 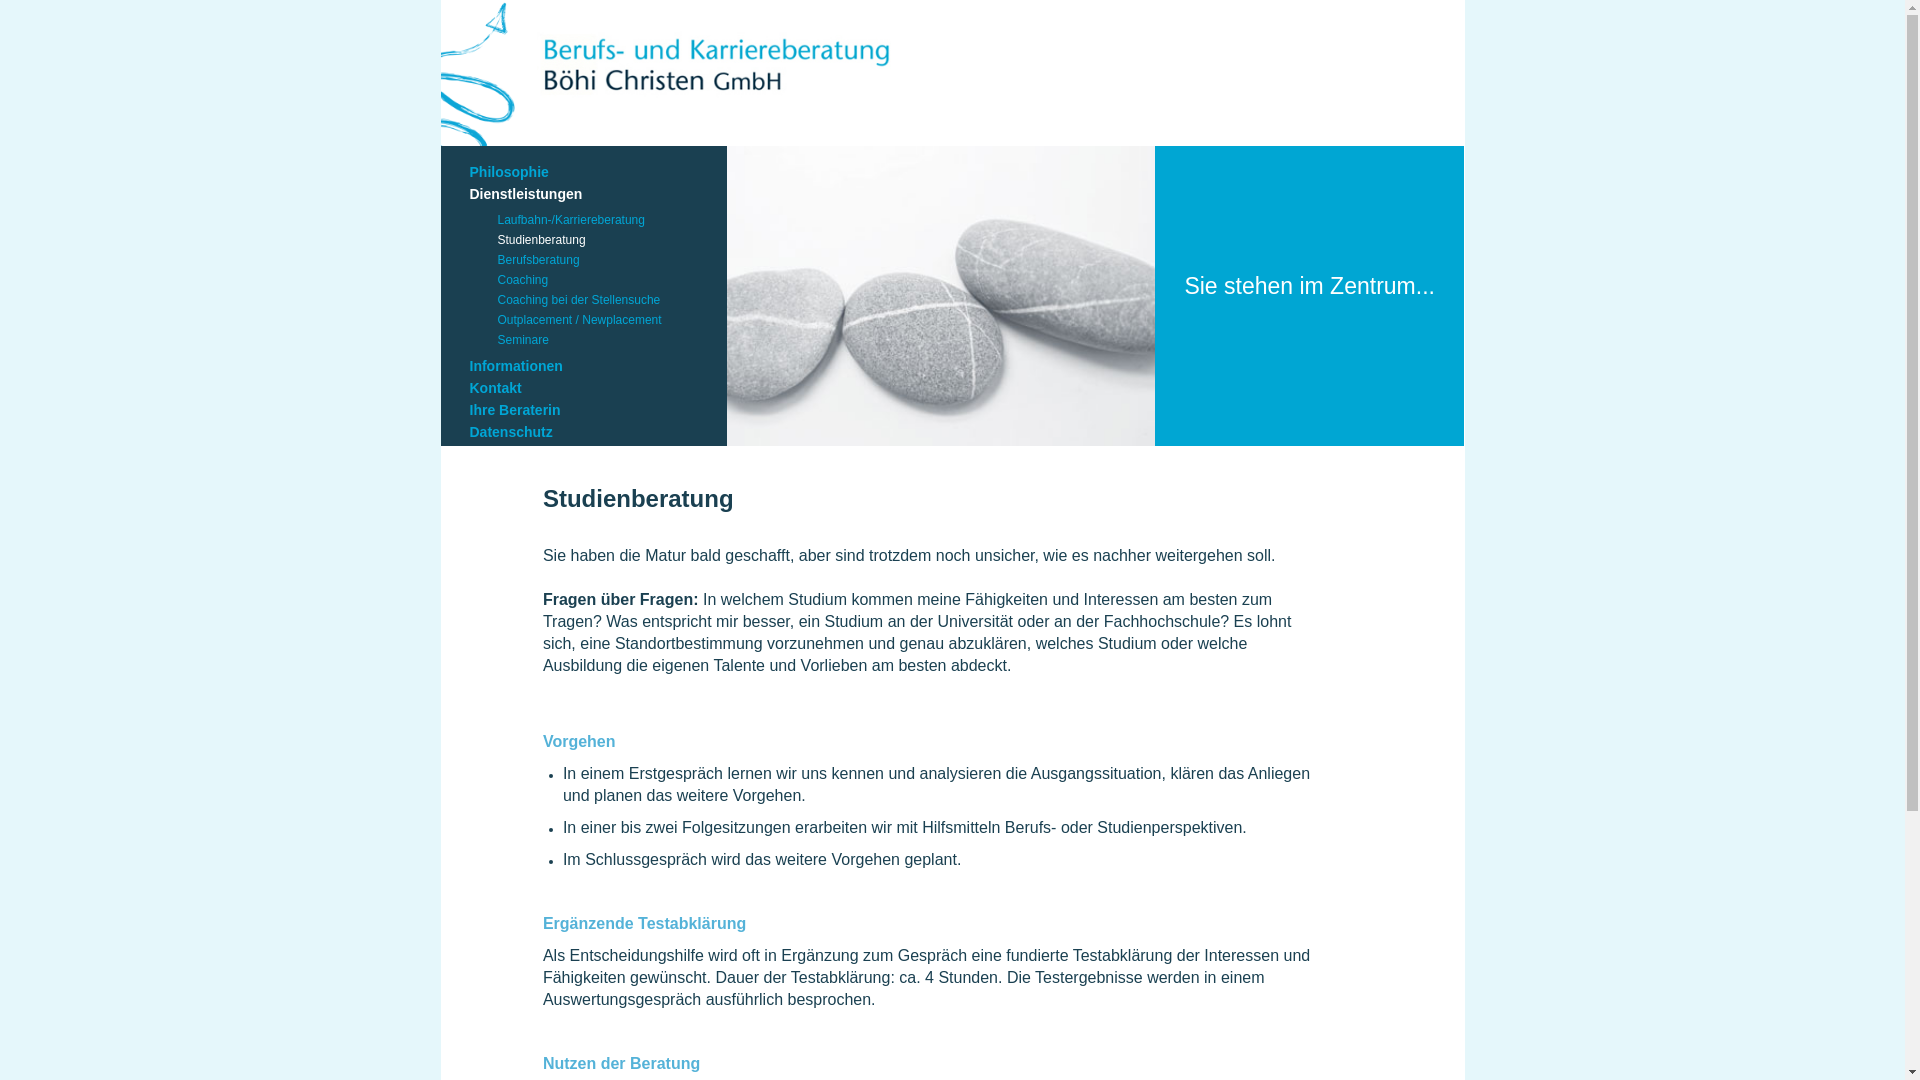 What do you see at coordinates (599, 319) in the screenshot?
I see `'Outplacement / Newplacement'` at bounding box center [599, 319].